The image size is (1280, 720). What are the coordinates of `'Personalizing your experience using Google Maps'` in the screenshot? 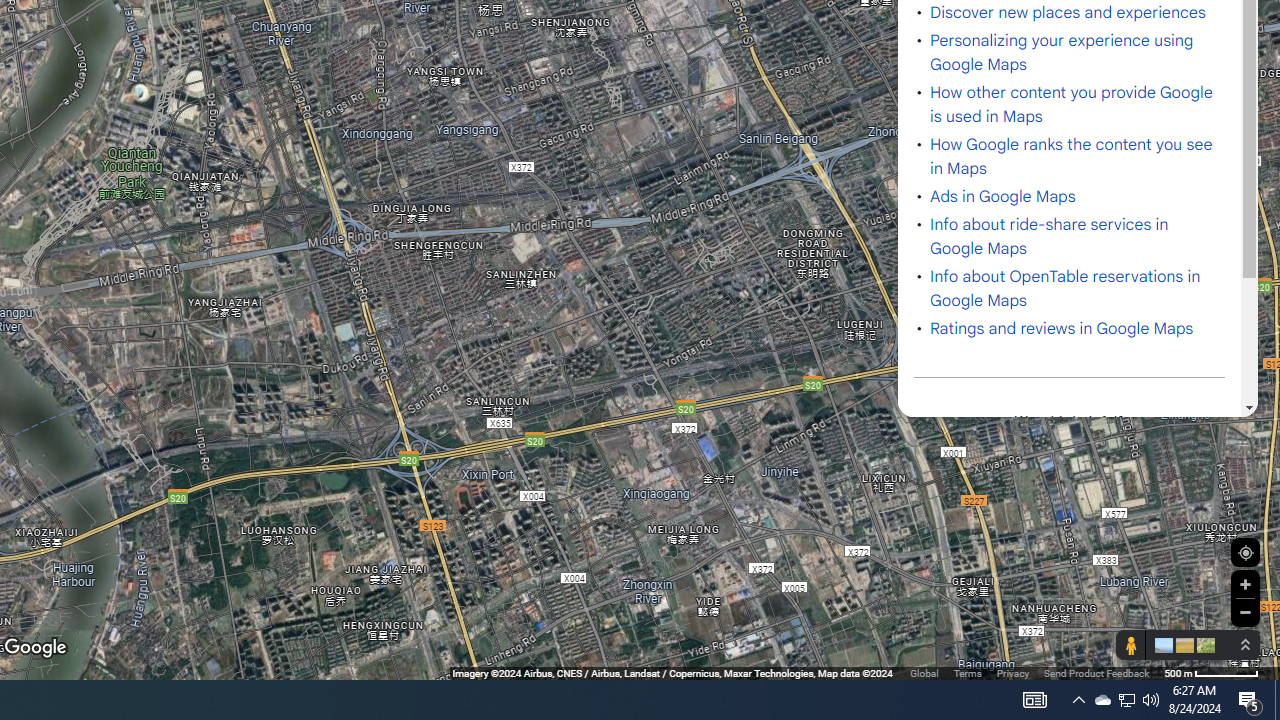 It's located at (1061, 51).